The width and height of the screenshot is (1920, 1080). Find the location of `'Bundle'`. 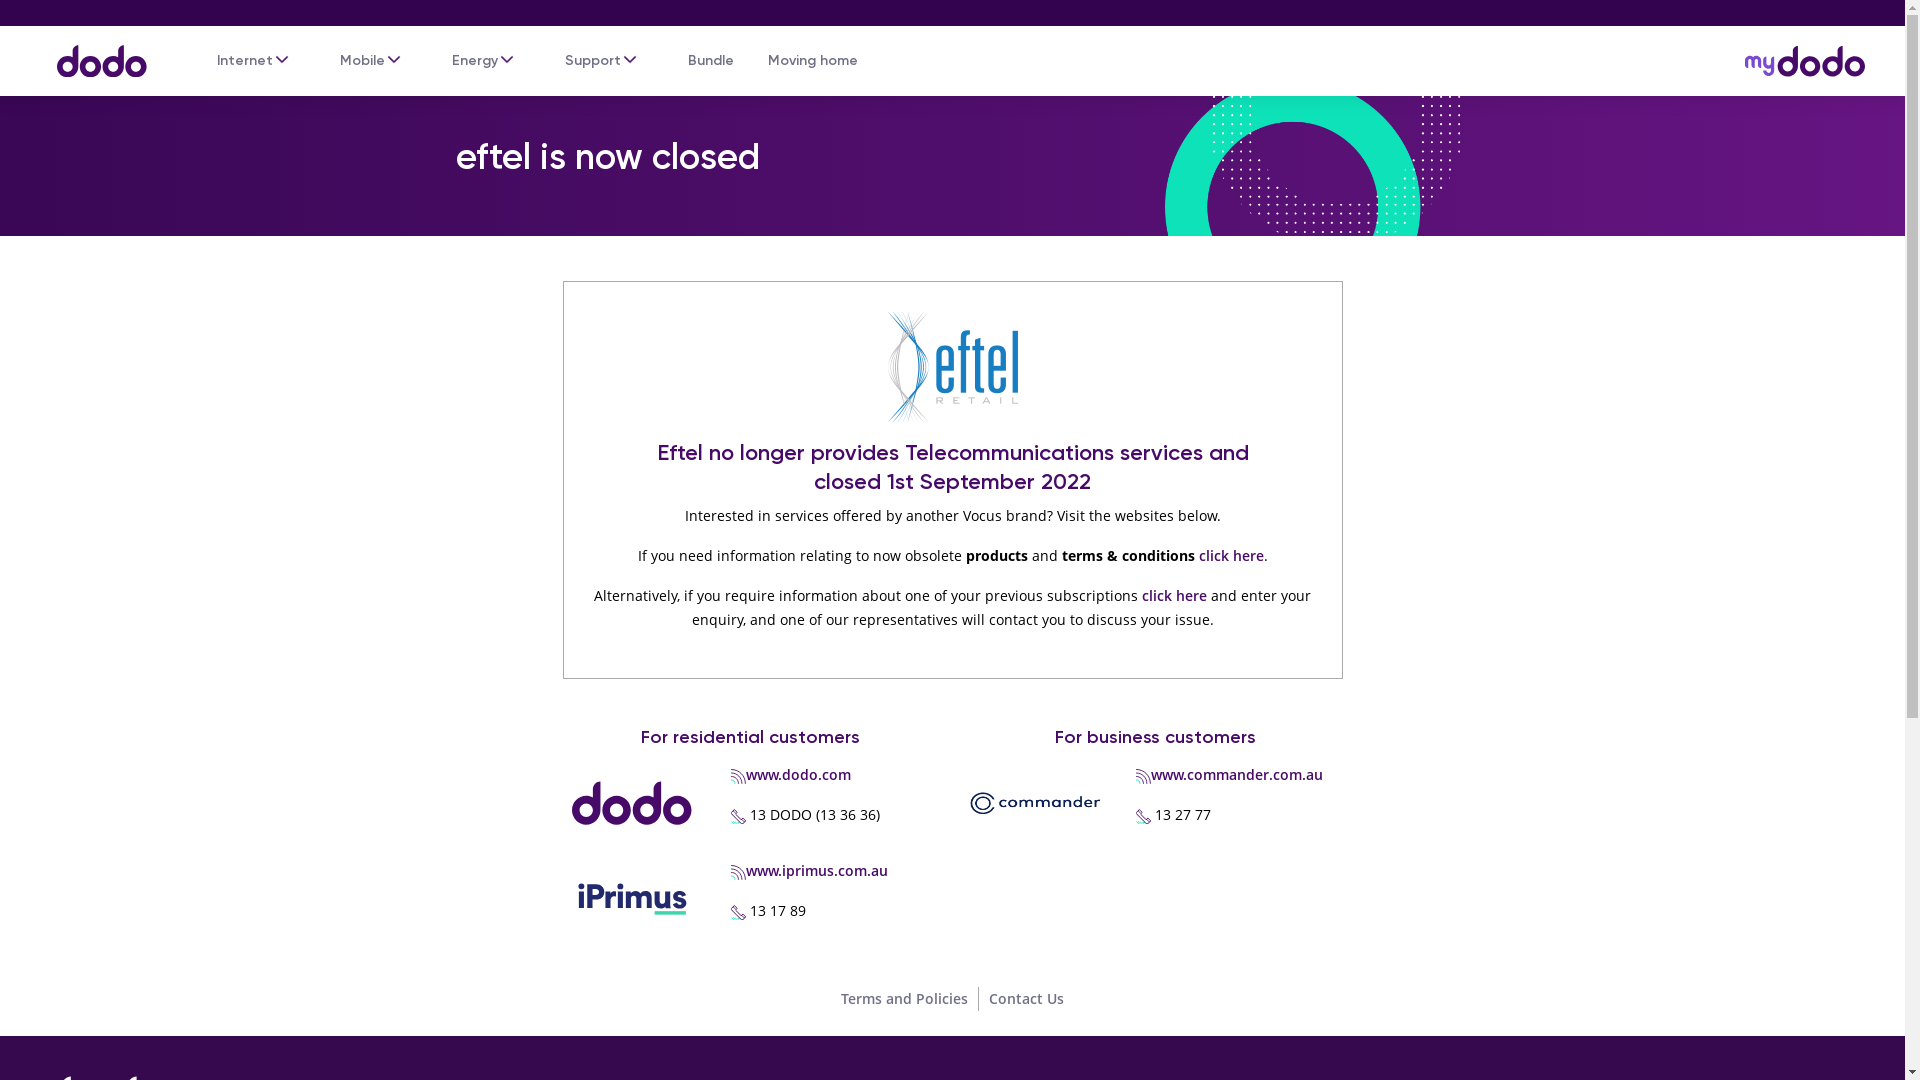

'Bundle' is located at coordinates (710, 60).